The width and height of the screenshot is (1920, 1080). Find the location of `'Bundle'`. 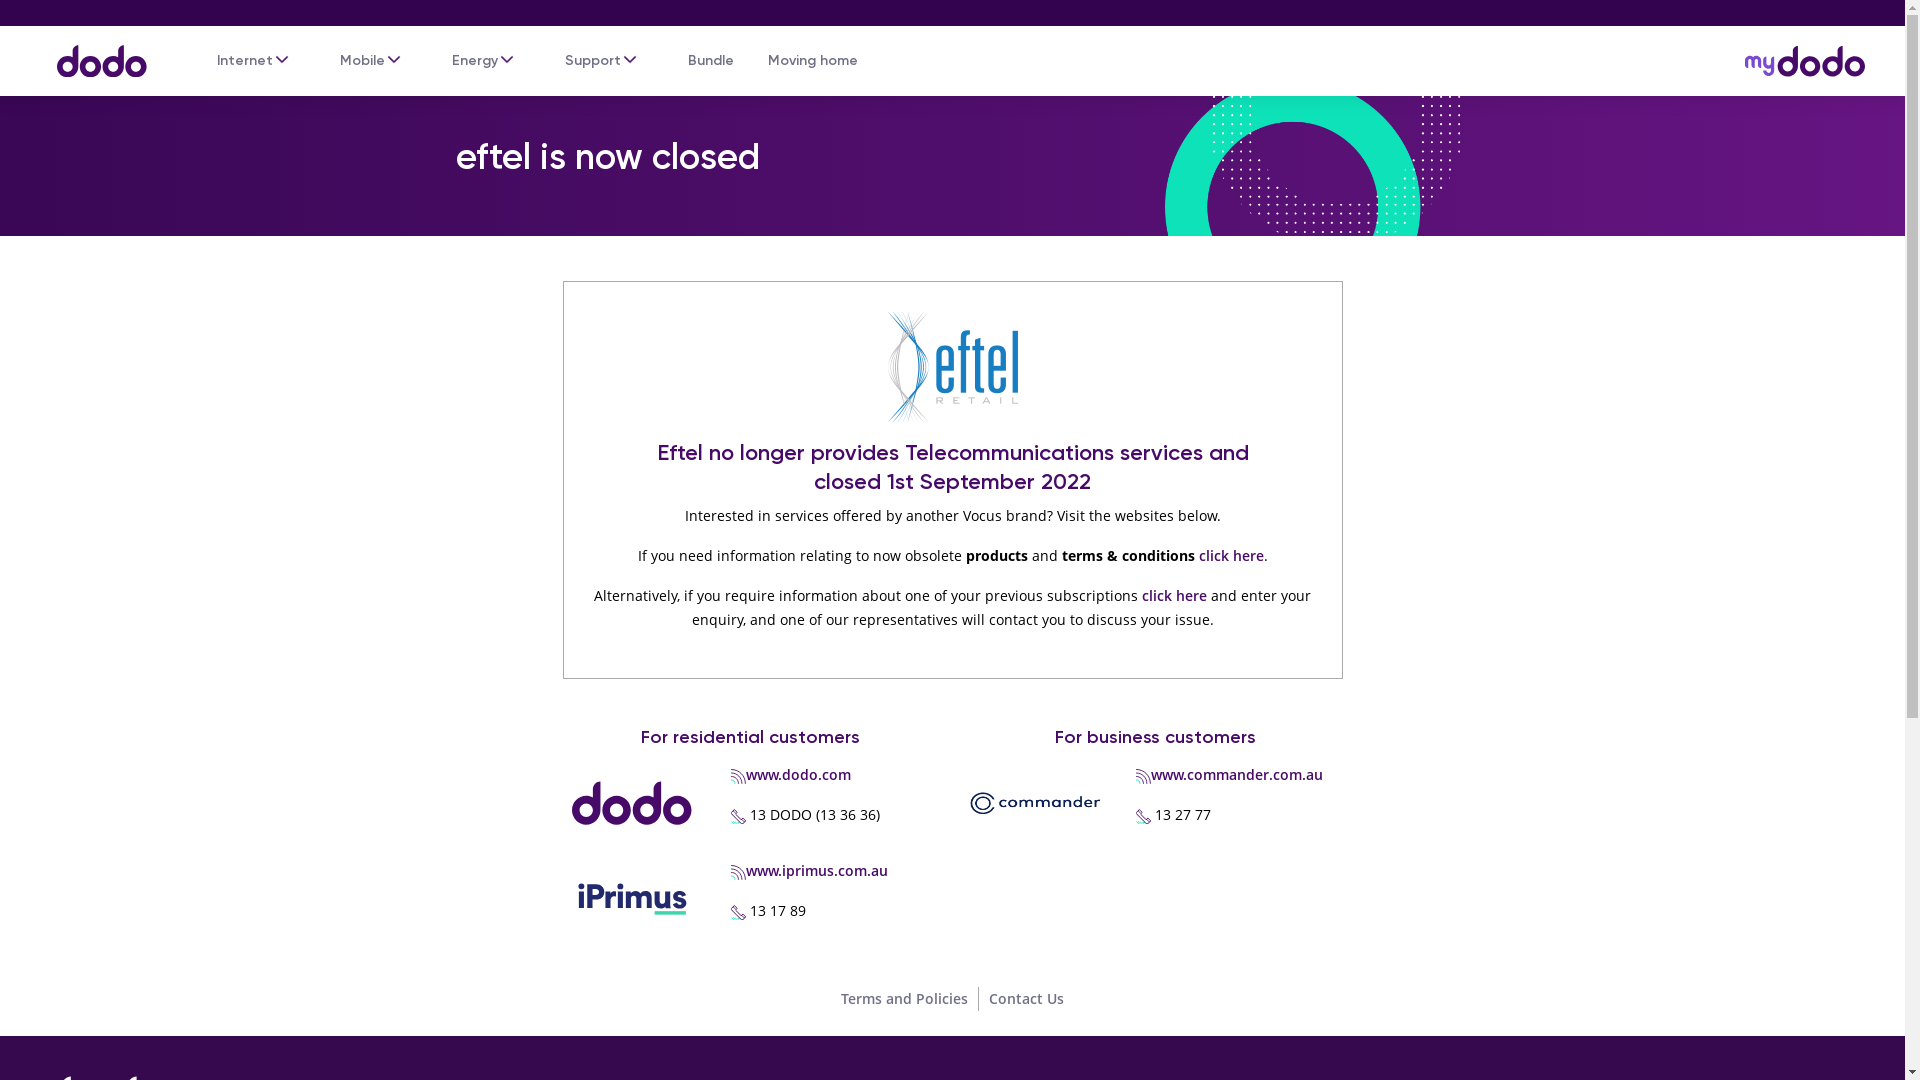

'Bundle' is located at coordinates (710, 60).